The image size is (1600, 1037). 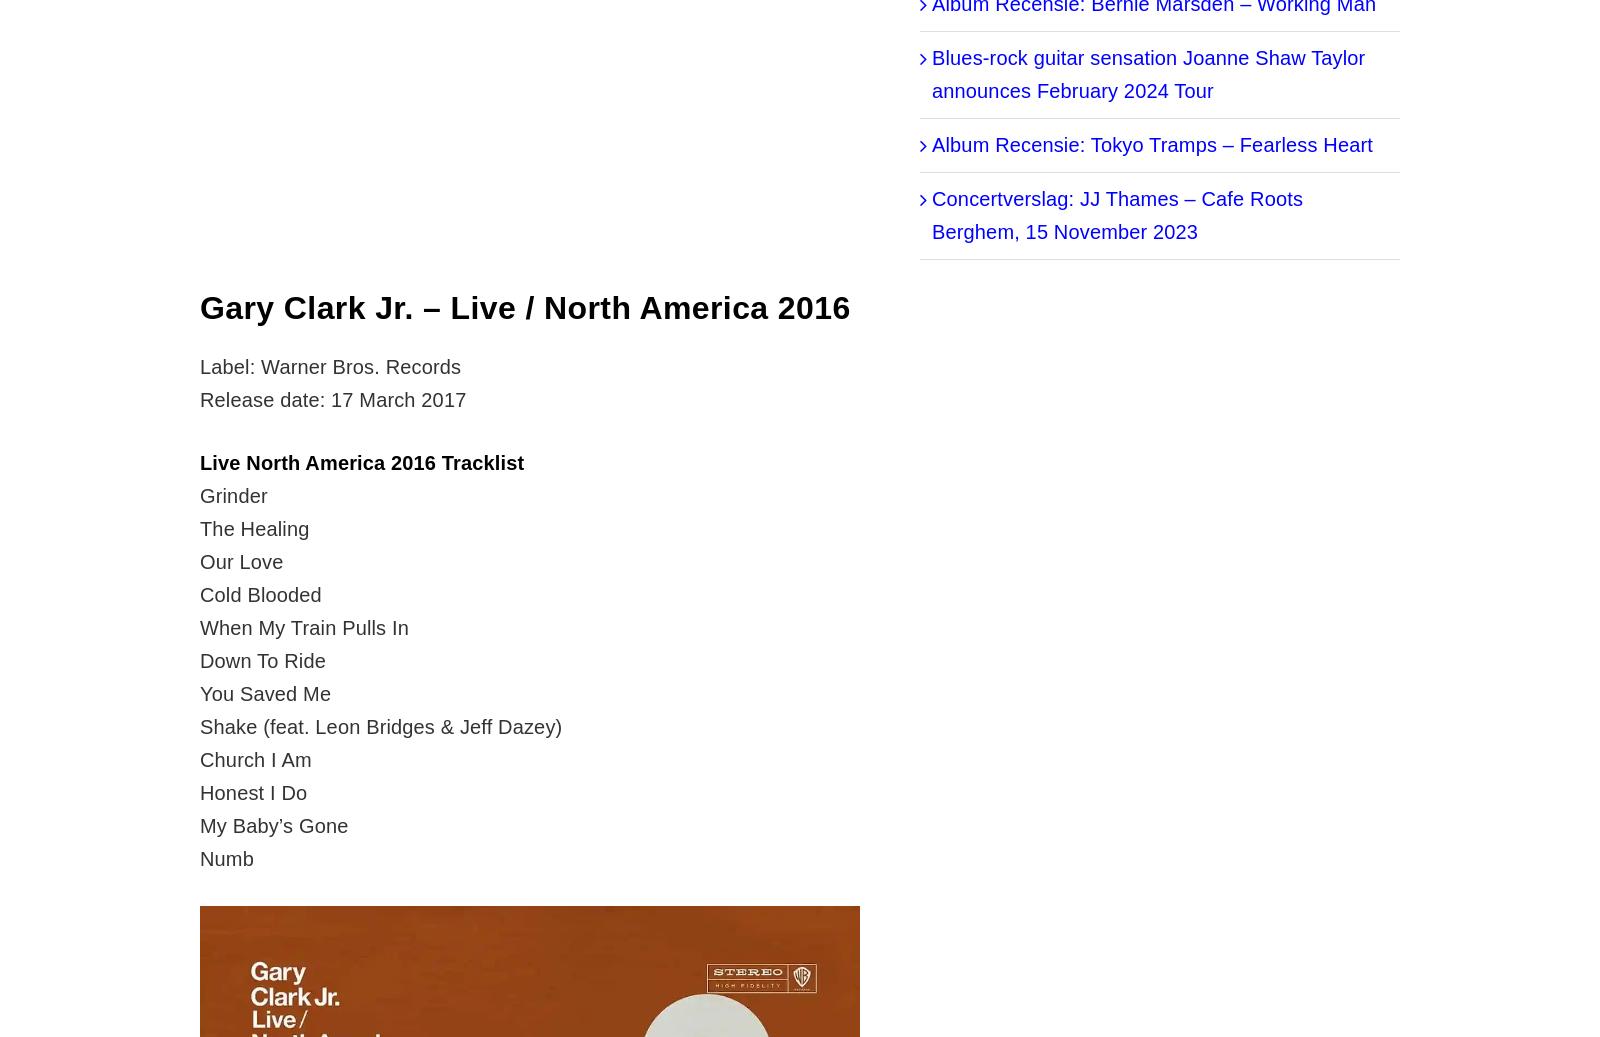 What do you see at coordinates (233, 494) in the screenshot?
I see `'Grinder'` at bounding box center [233, 494].